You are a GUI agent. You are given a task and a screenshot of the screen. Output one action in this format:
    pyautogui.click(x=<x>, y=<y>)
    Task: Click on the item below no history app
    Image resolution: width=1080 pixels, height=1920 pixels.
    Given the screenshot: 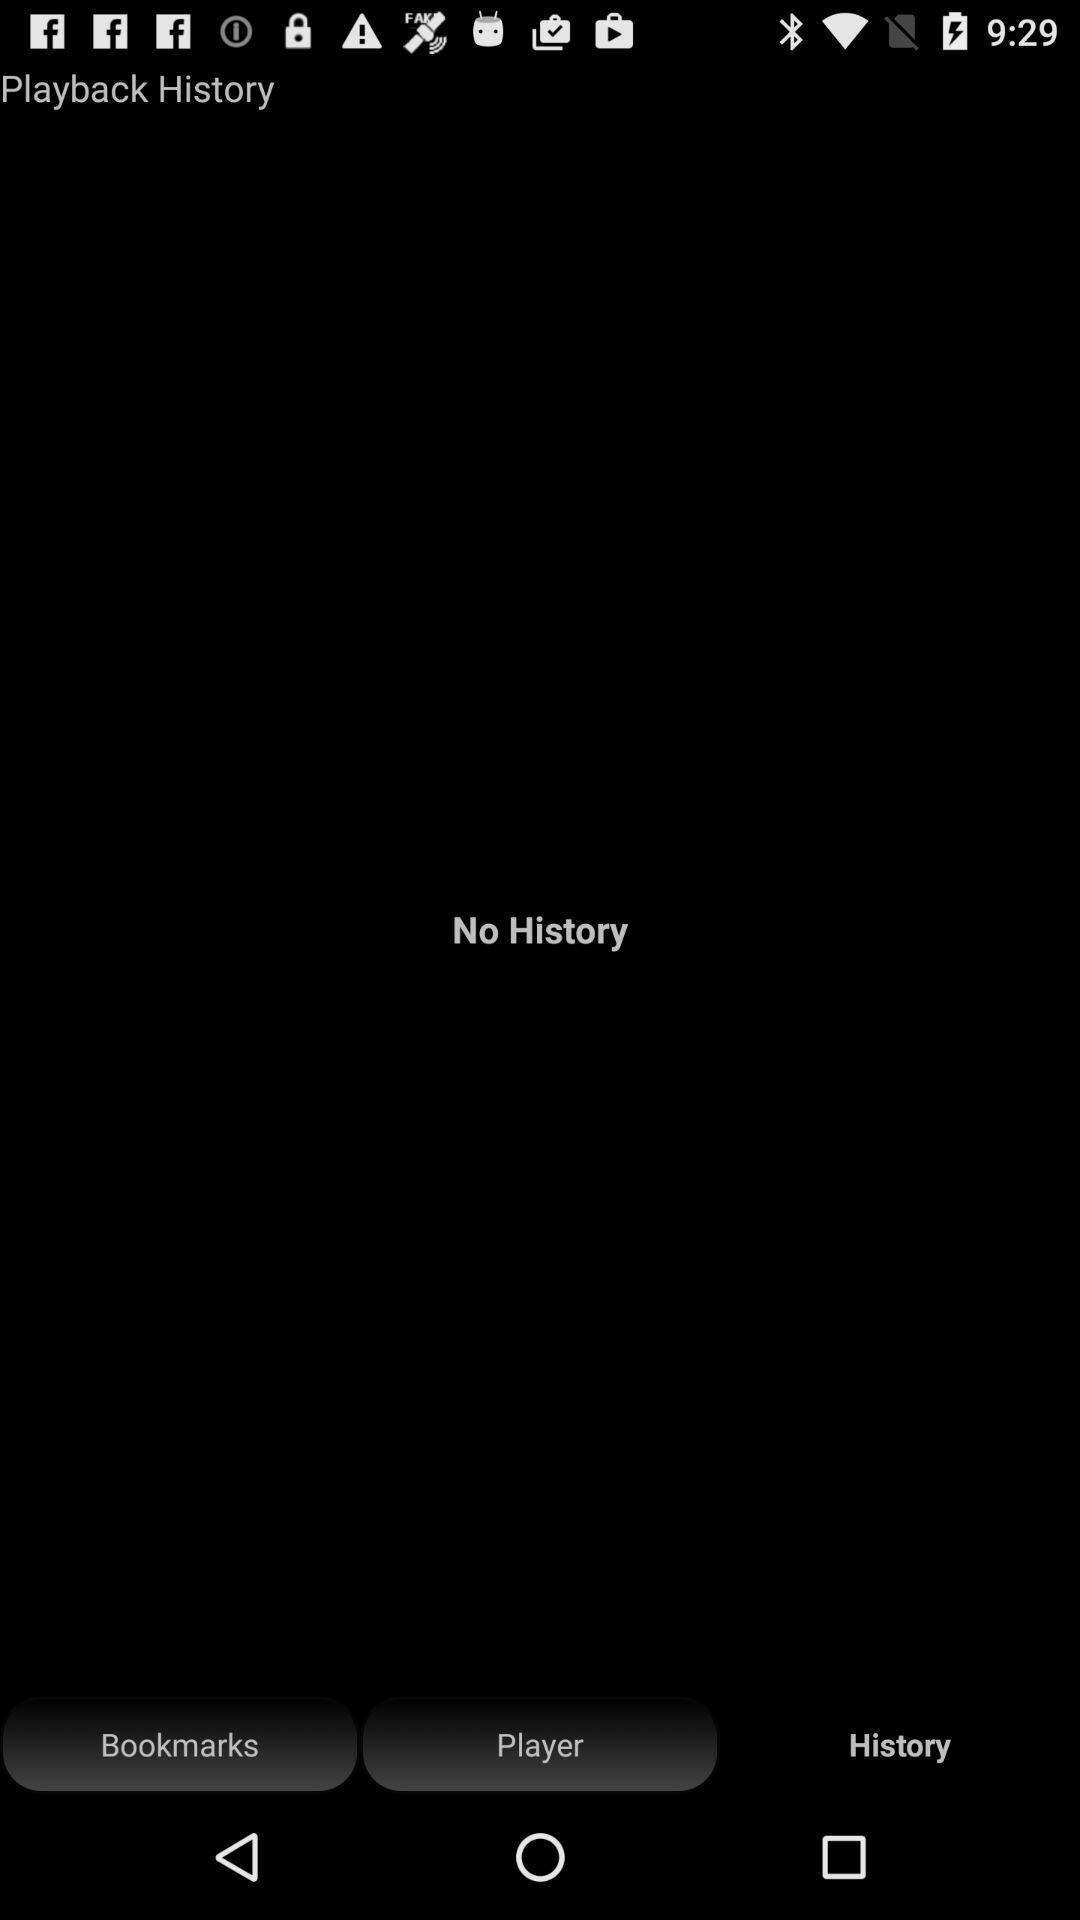 What is the action you would take?
    pyautogui.click(x=180, y=1744)
    